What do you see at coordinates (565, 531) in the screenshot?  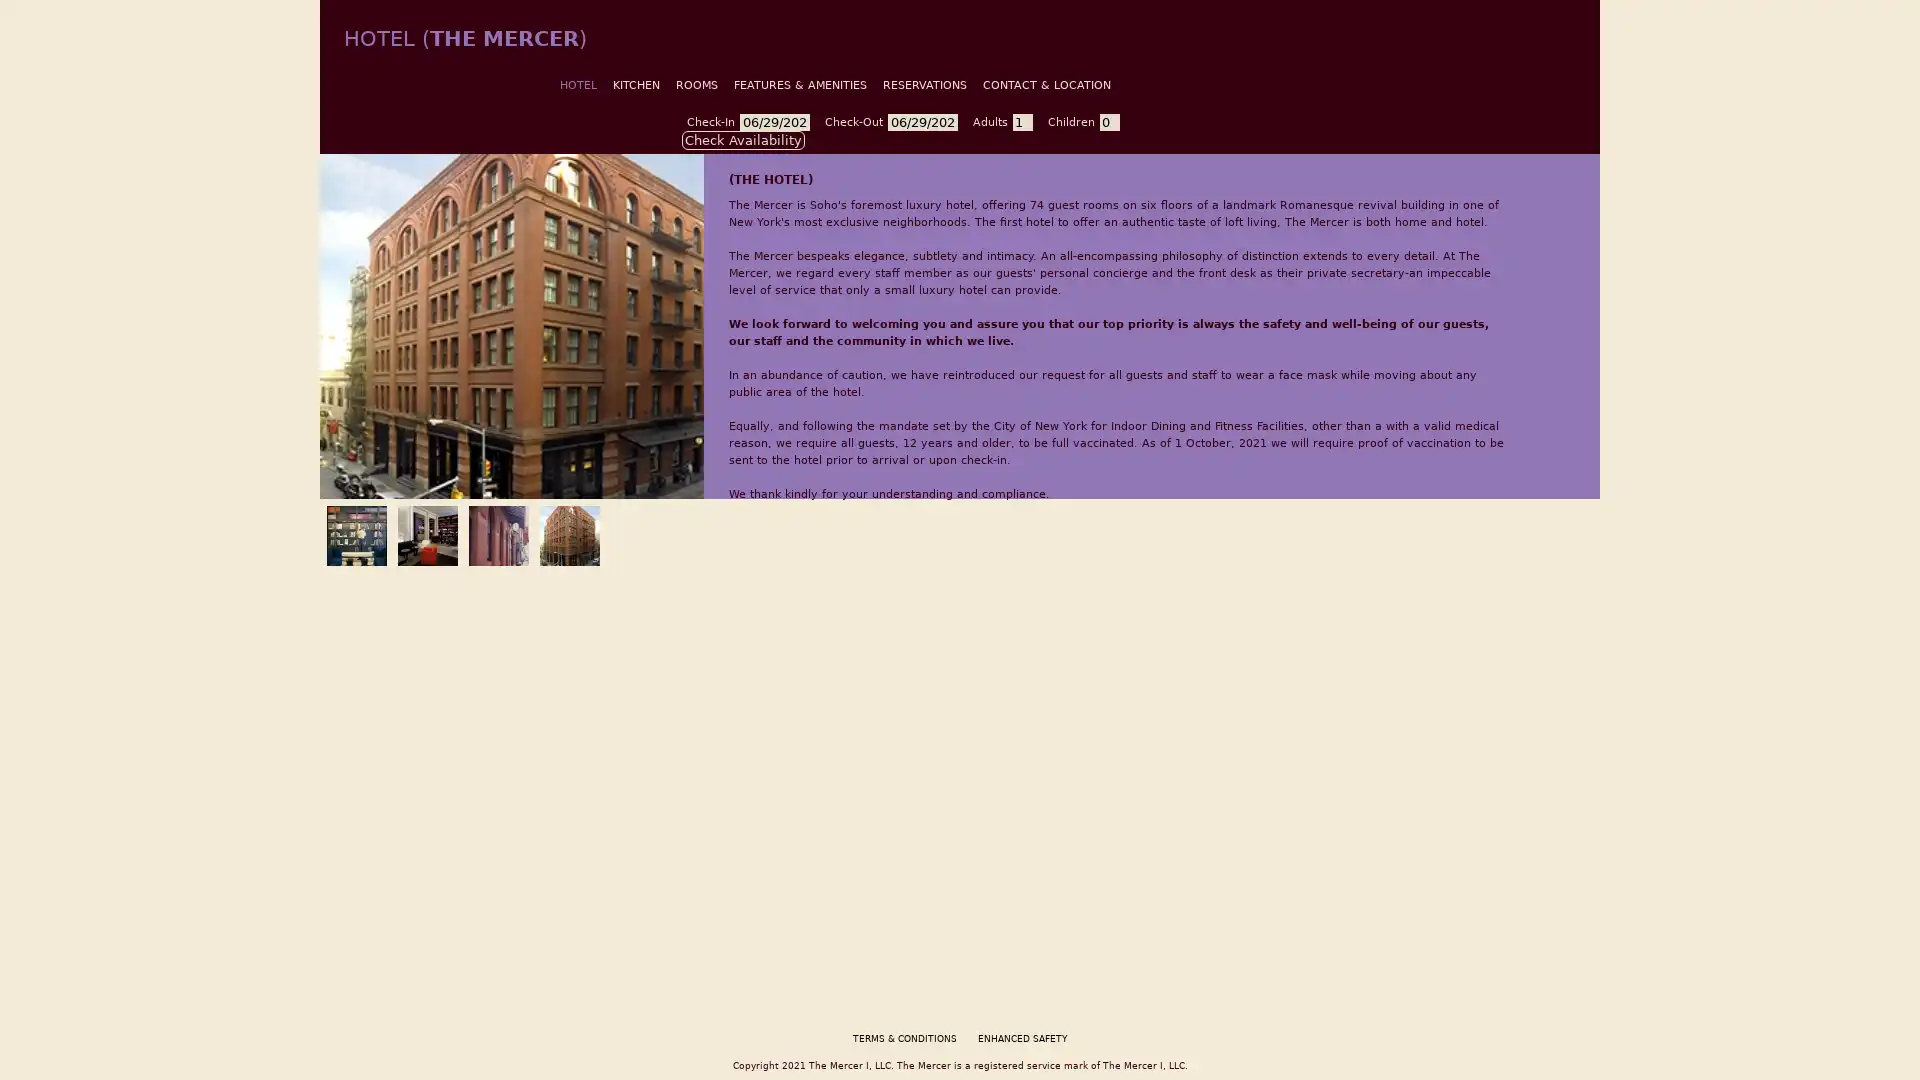 I see `Hotel exterior far` at bounding box center [565, 531].